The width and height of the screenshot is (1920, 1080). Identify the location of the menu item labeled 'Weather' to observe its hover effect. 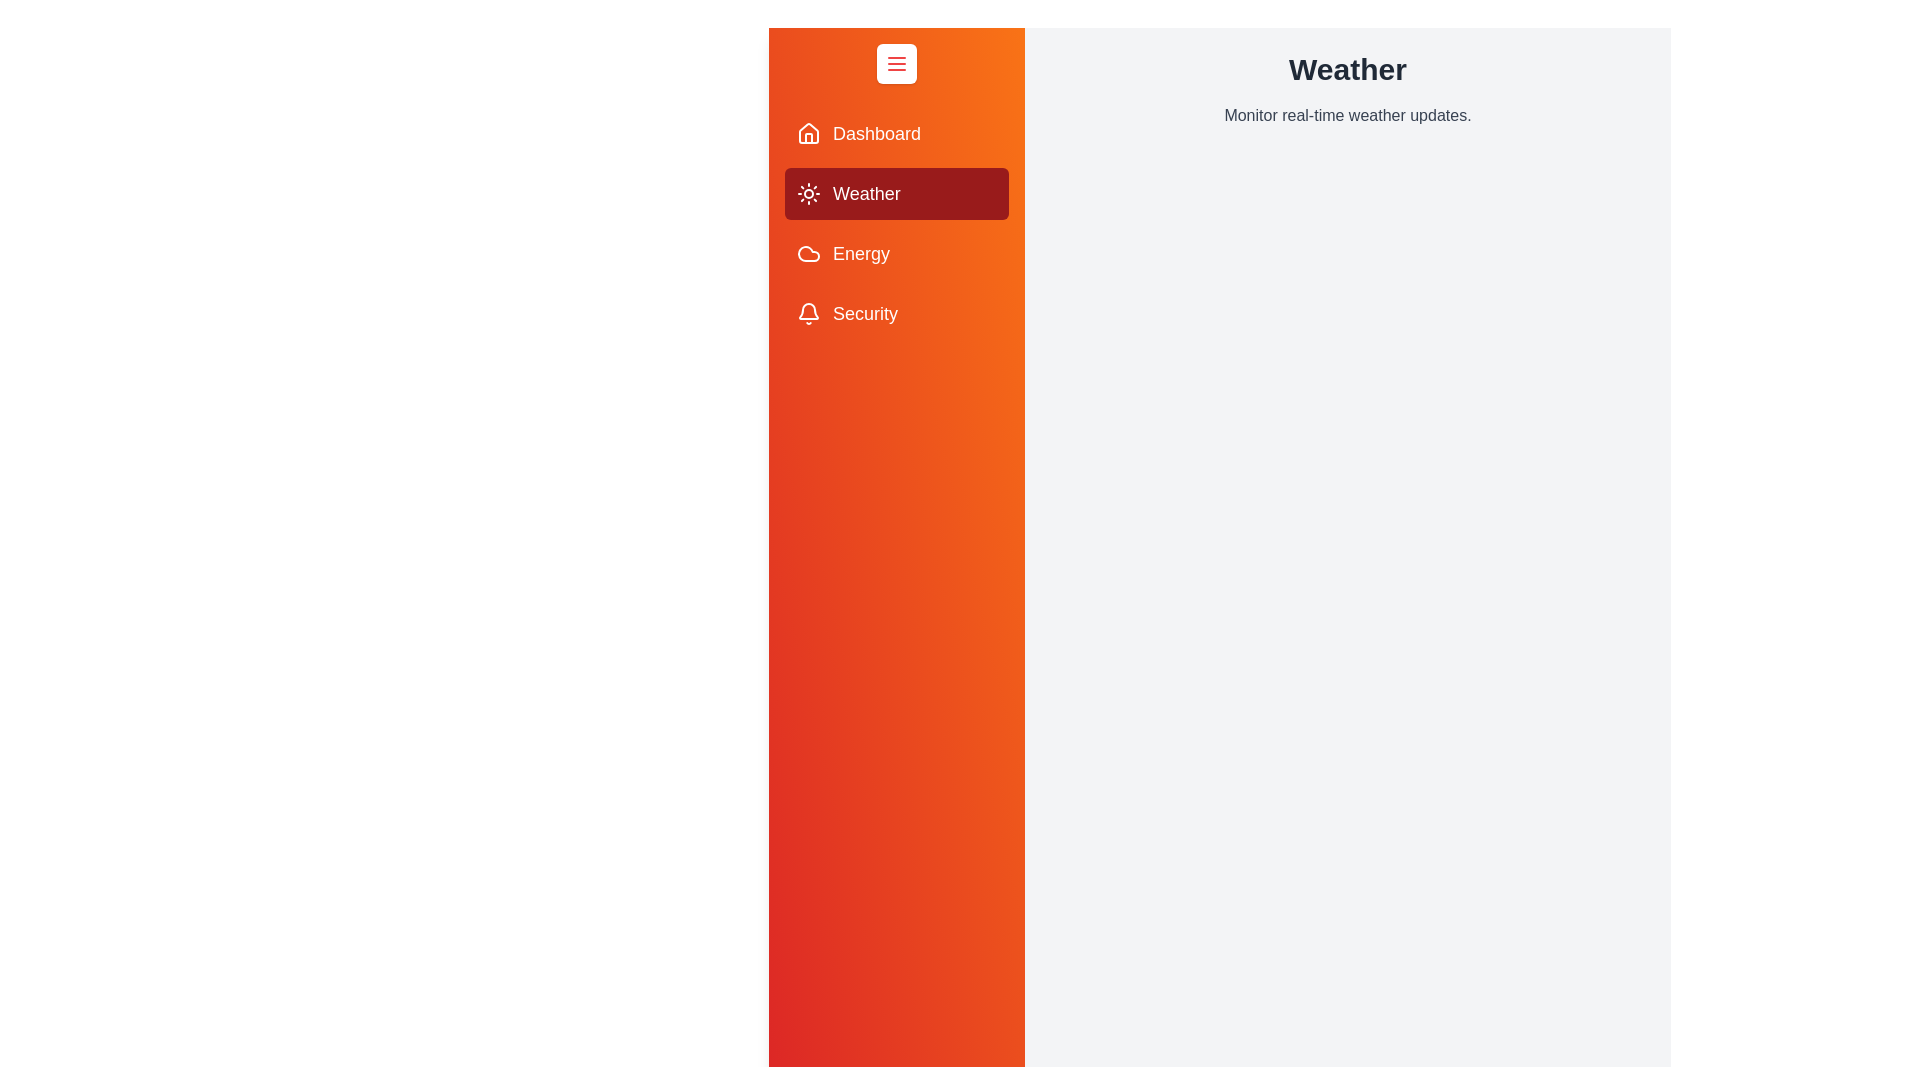
(896, 193).